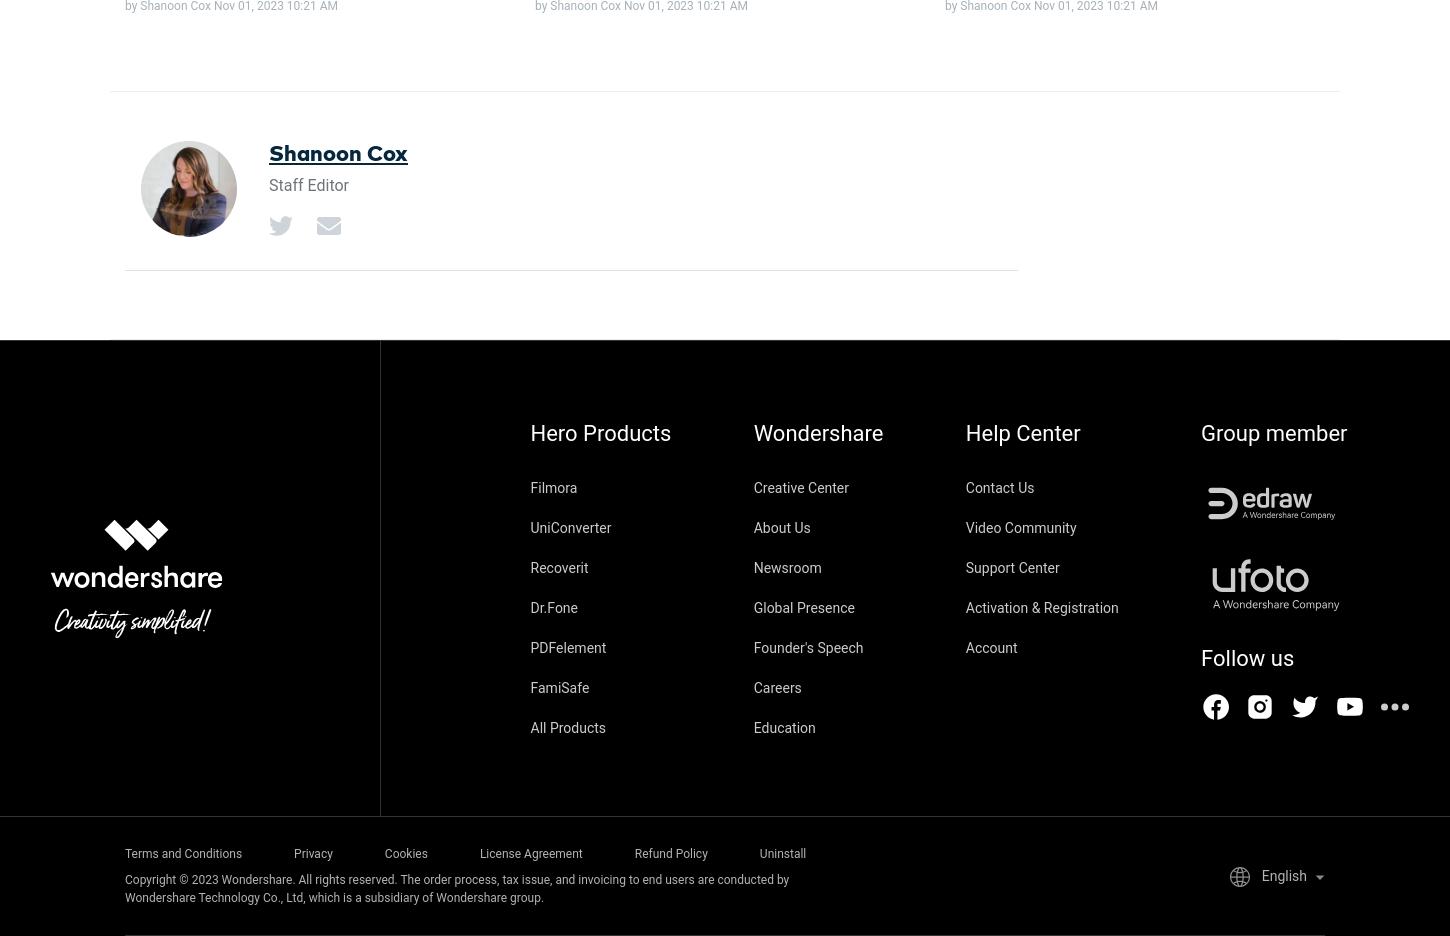  I want to click on 'Activation & Registration', so click(1041, 608).